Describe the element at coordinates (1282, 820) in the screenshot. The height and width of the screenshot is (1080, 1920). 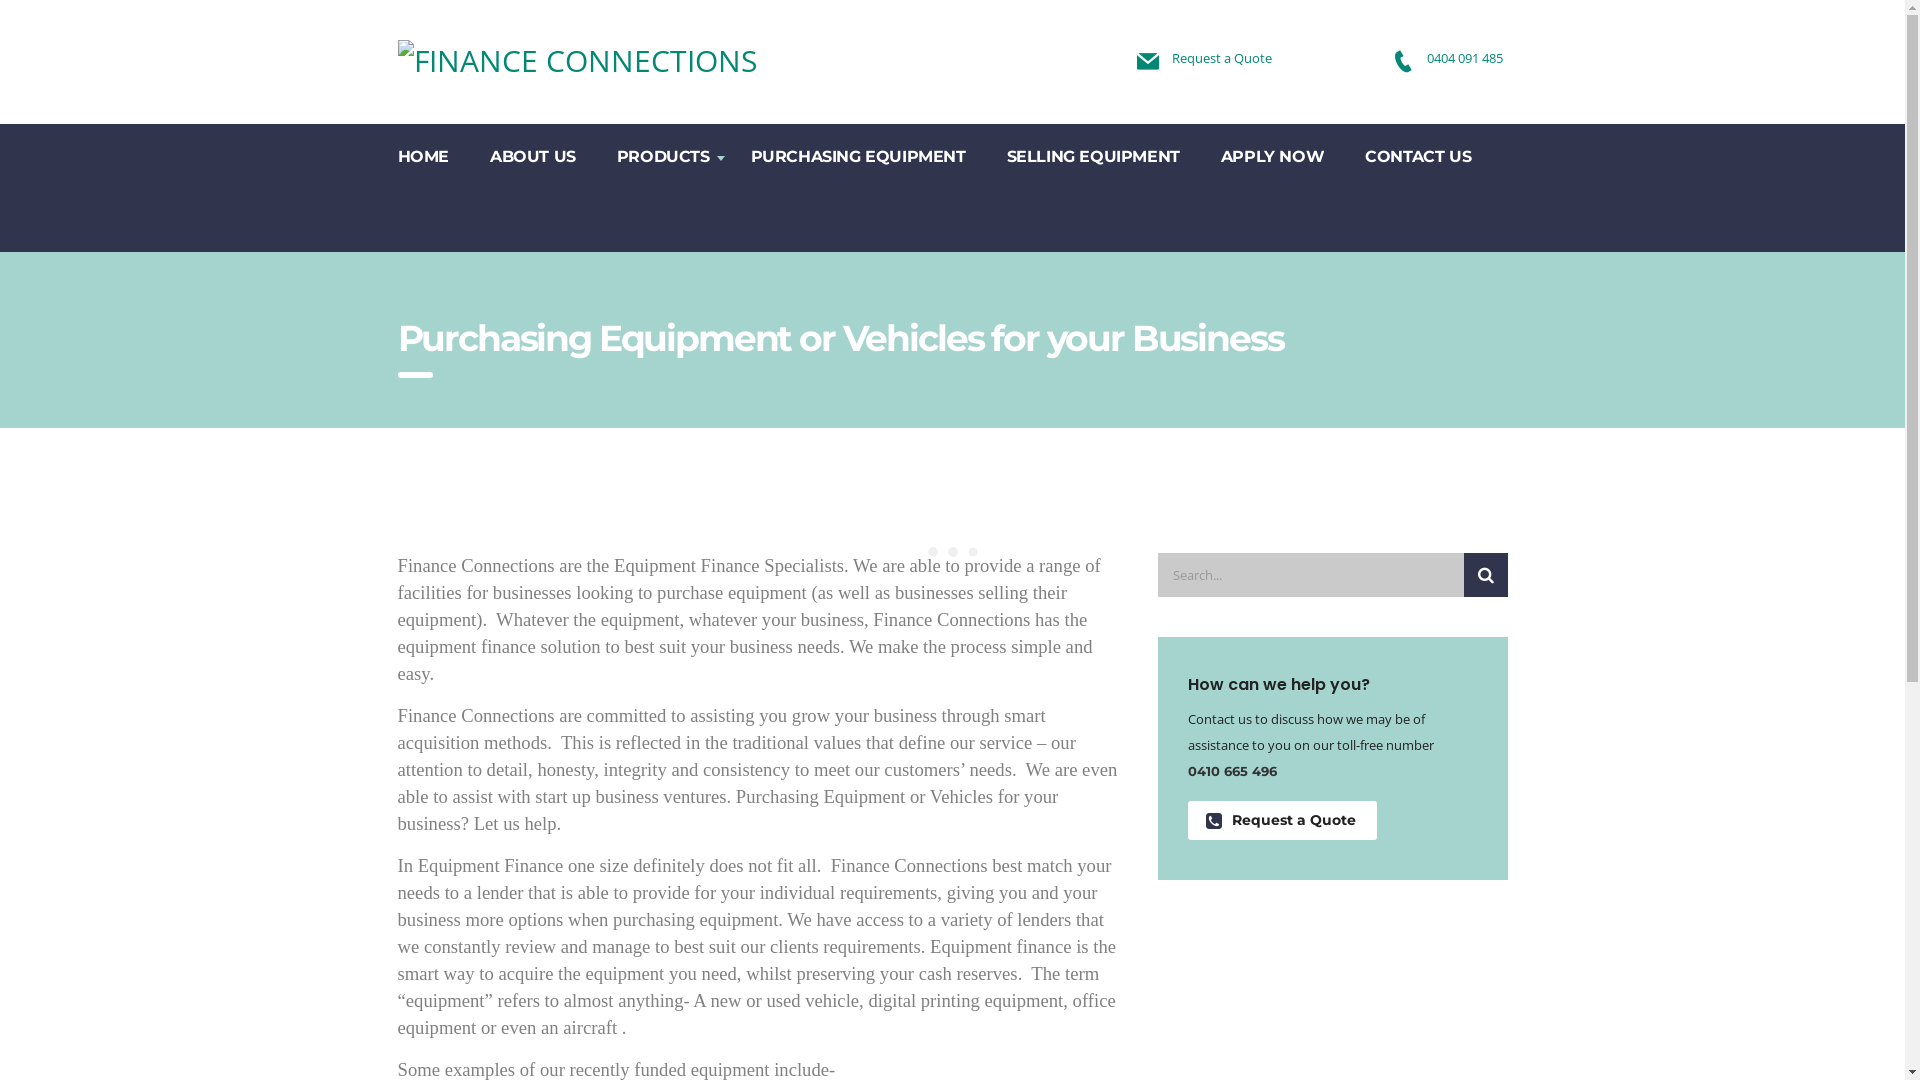
I see `'Request a Quote'` at that location.